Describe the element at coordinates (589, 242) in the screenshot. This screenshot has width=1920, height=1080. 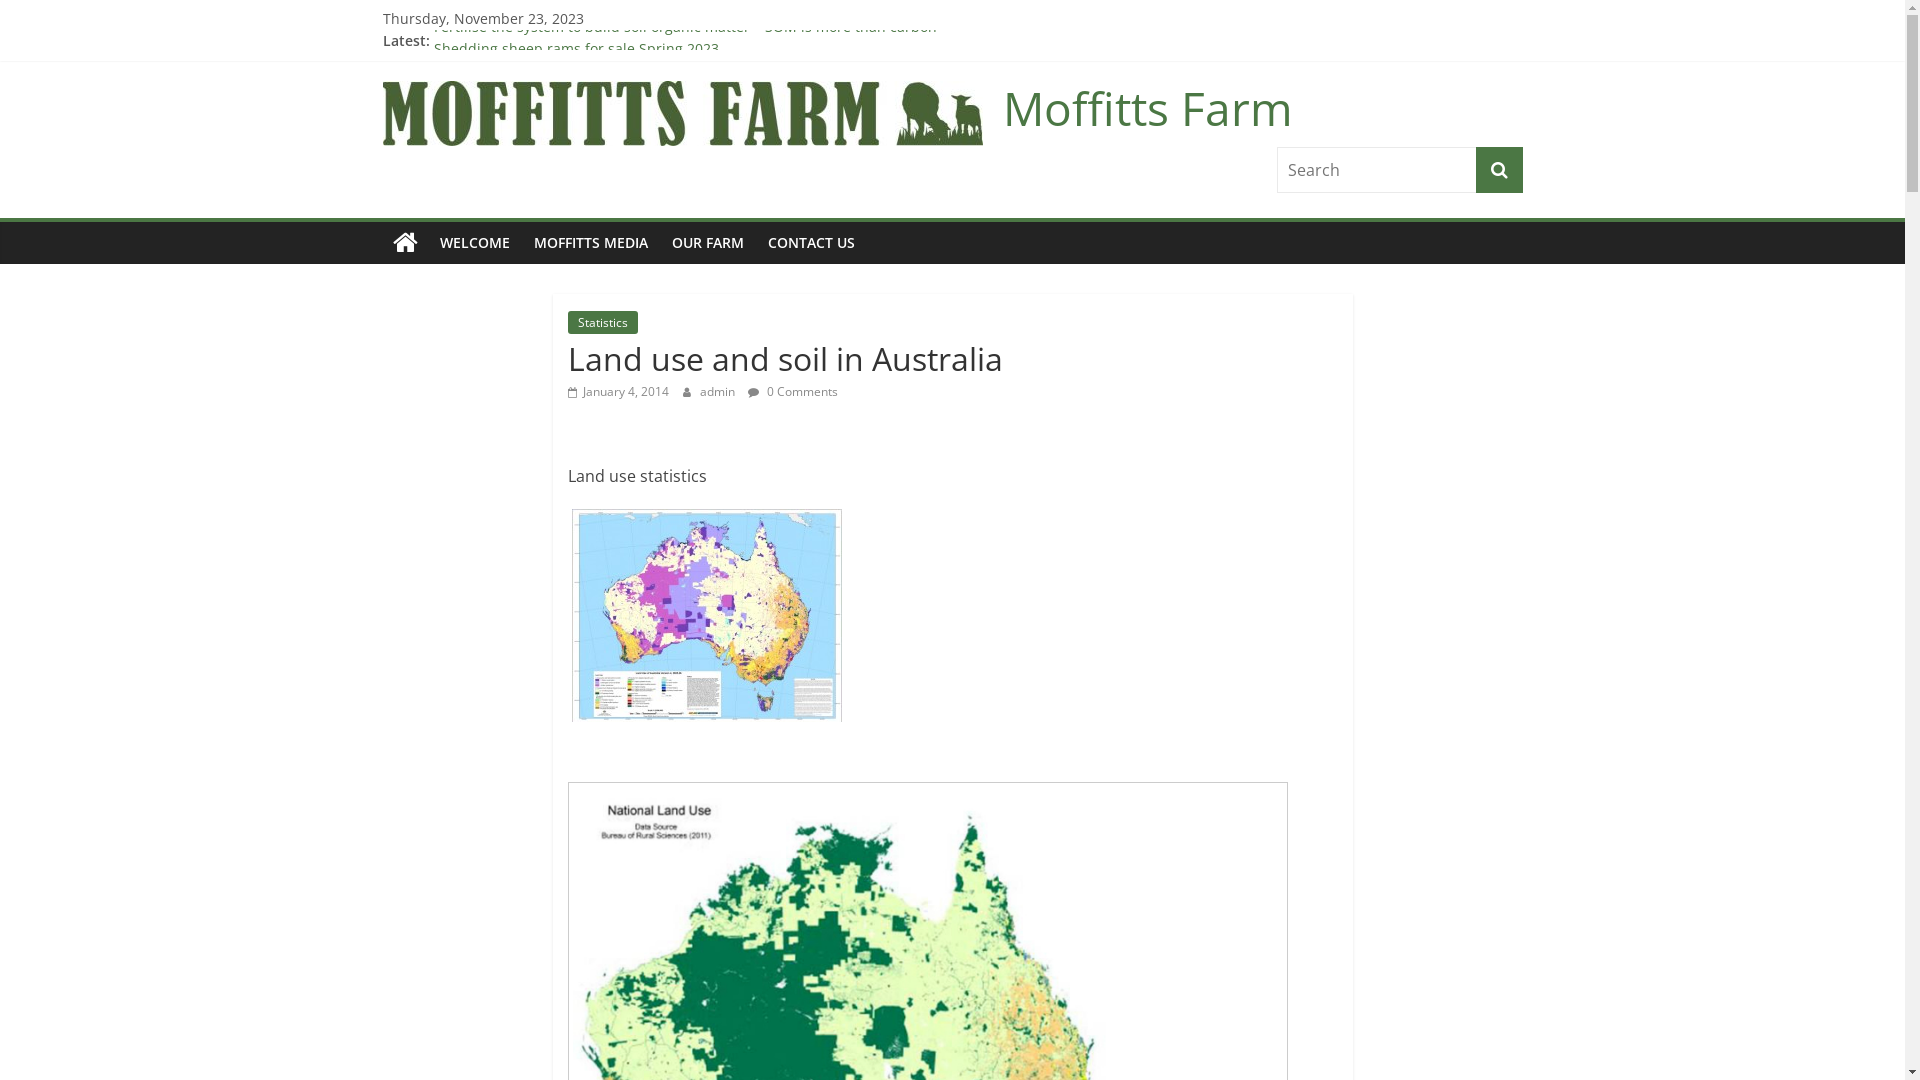
I see `'MOFFITTS MEDIA'` at that location.